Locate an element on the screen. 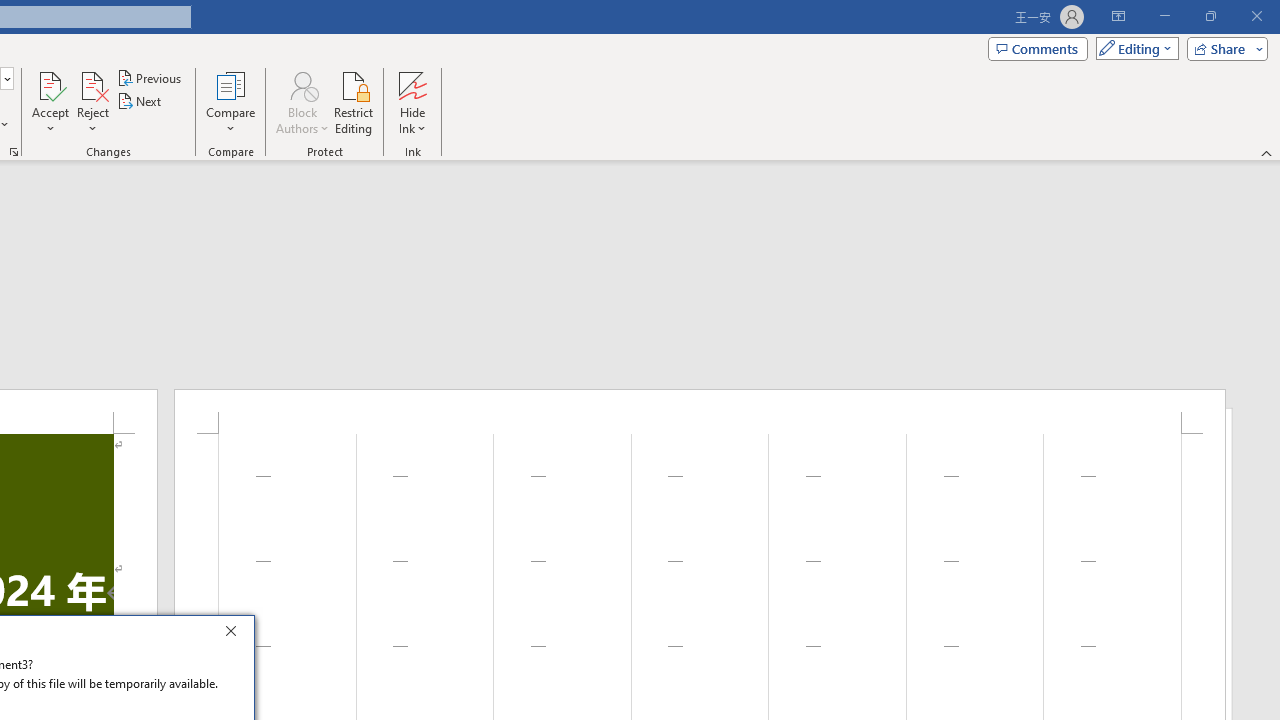  'Block Authors' is located at coordinates (301, 103).